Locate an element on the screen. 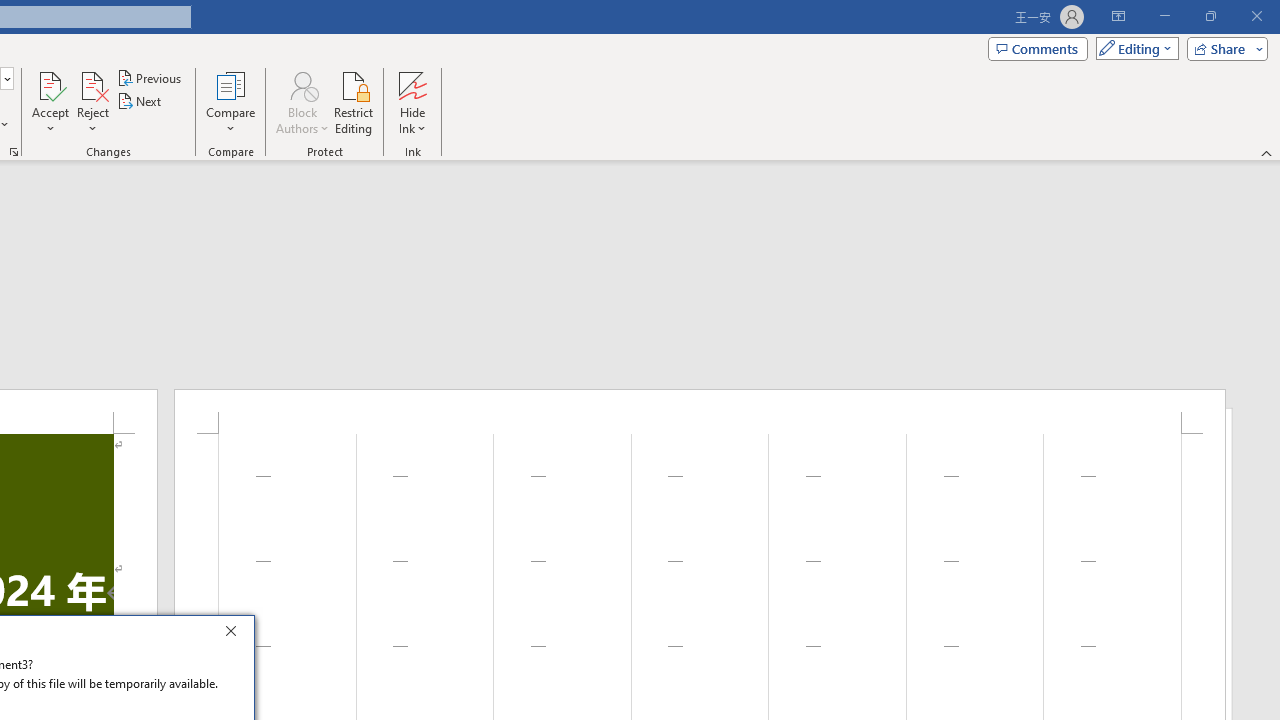  'Block Authors' is located at coordinates (301, 103).